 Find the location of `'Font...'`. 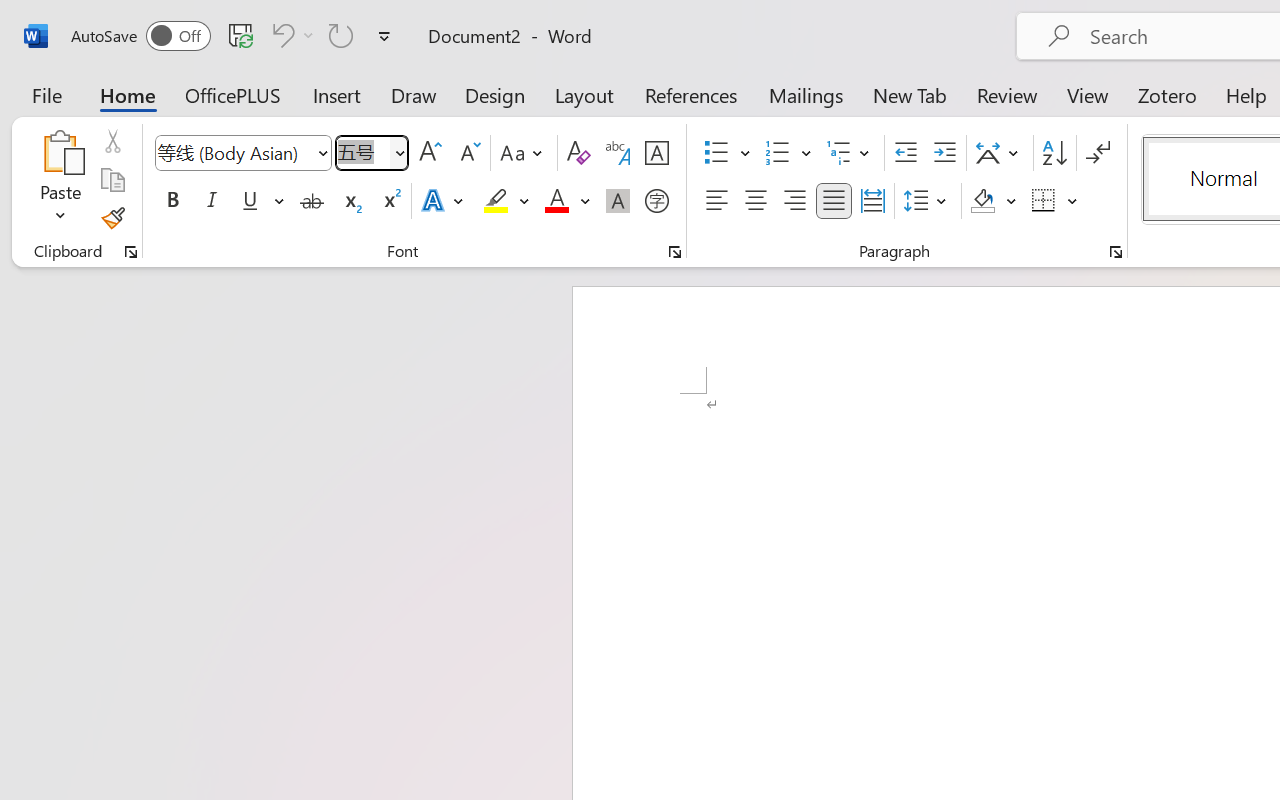

'Font...' is located at coordinates (675, 251).